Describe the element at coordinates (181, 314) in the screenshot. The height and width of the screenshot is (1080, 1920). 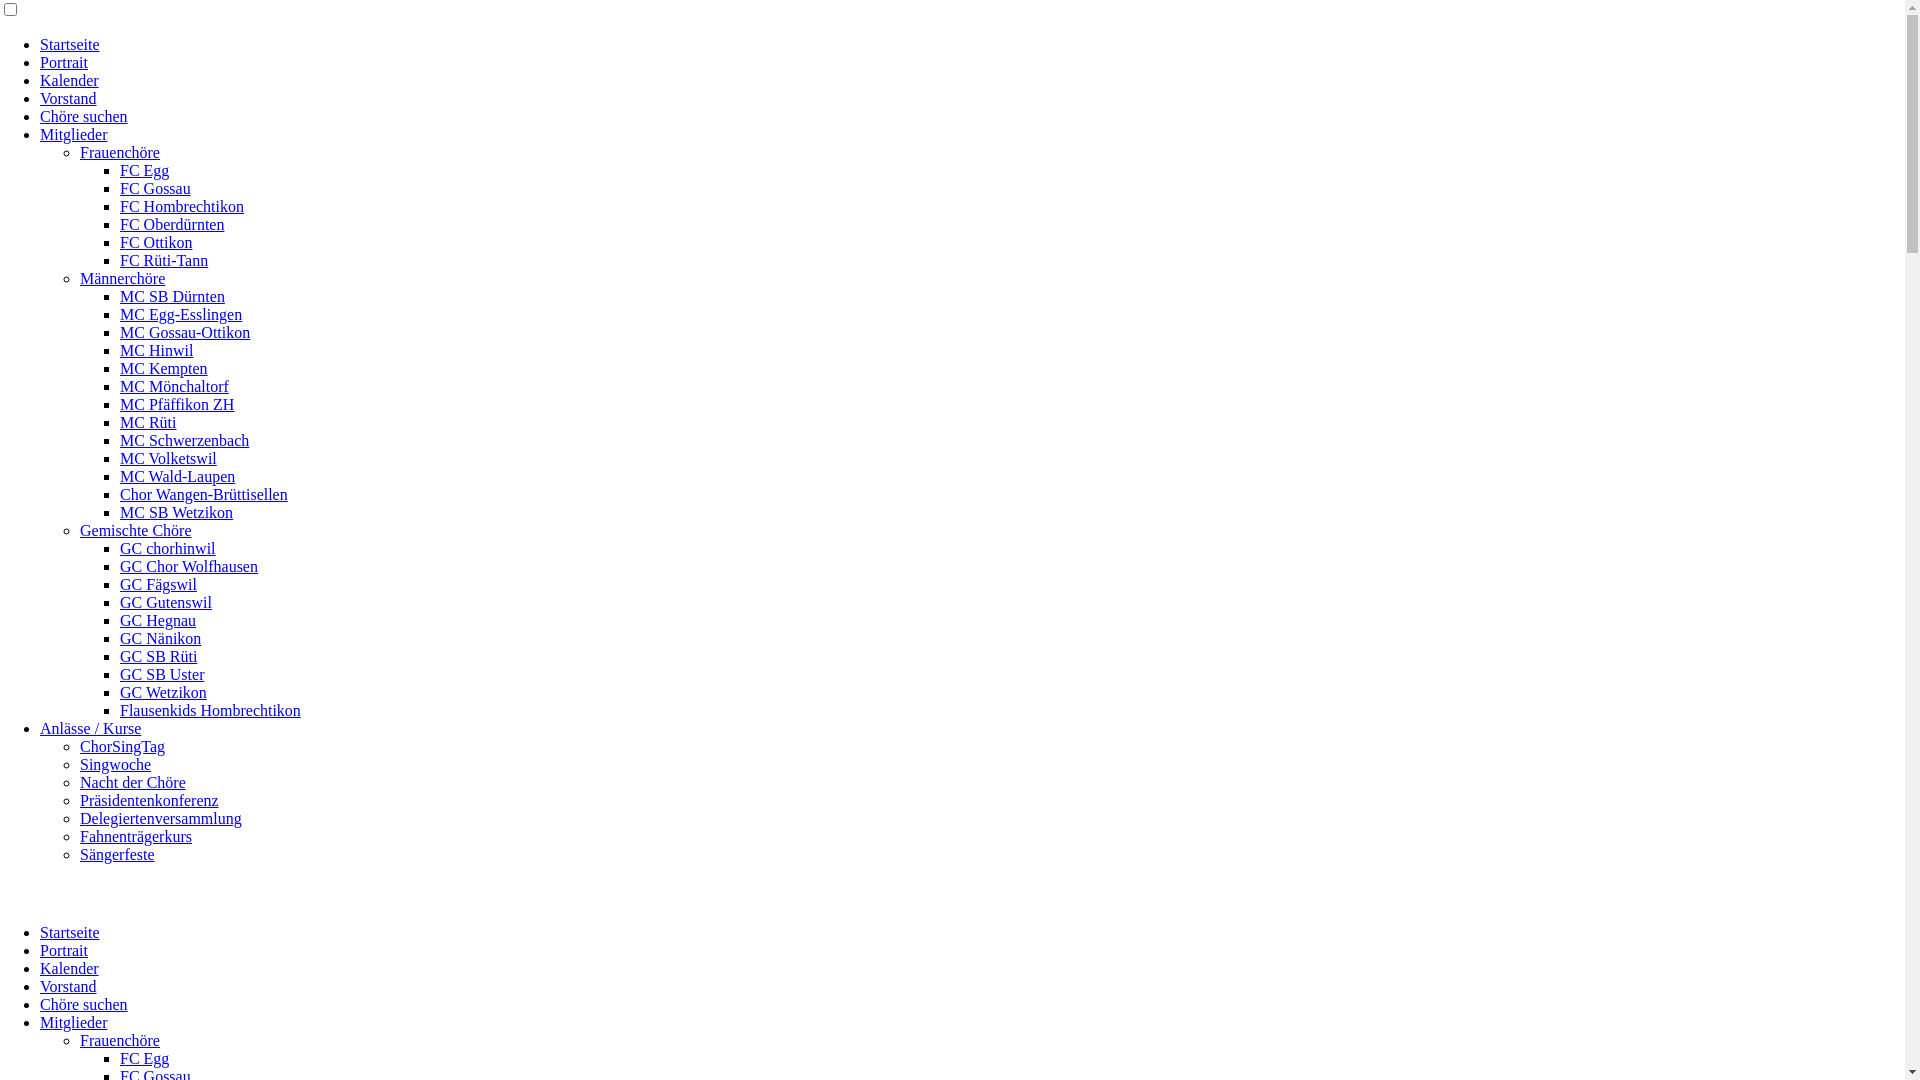
I see `'MC Egg-Esslingen'` at that location.